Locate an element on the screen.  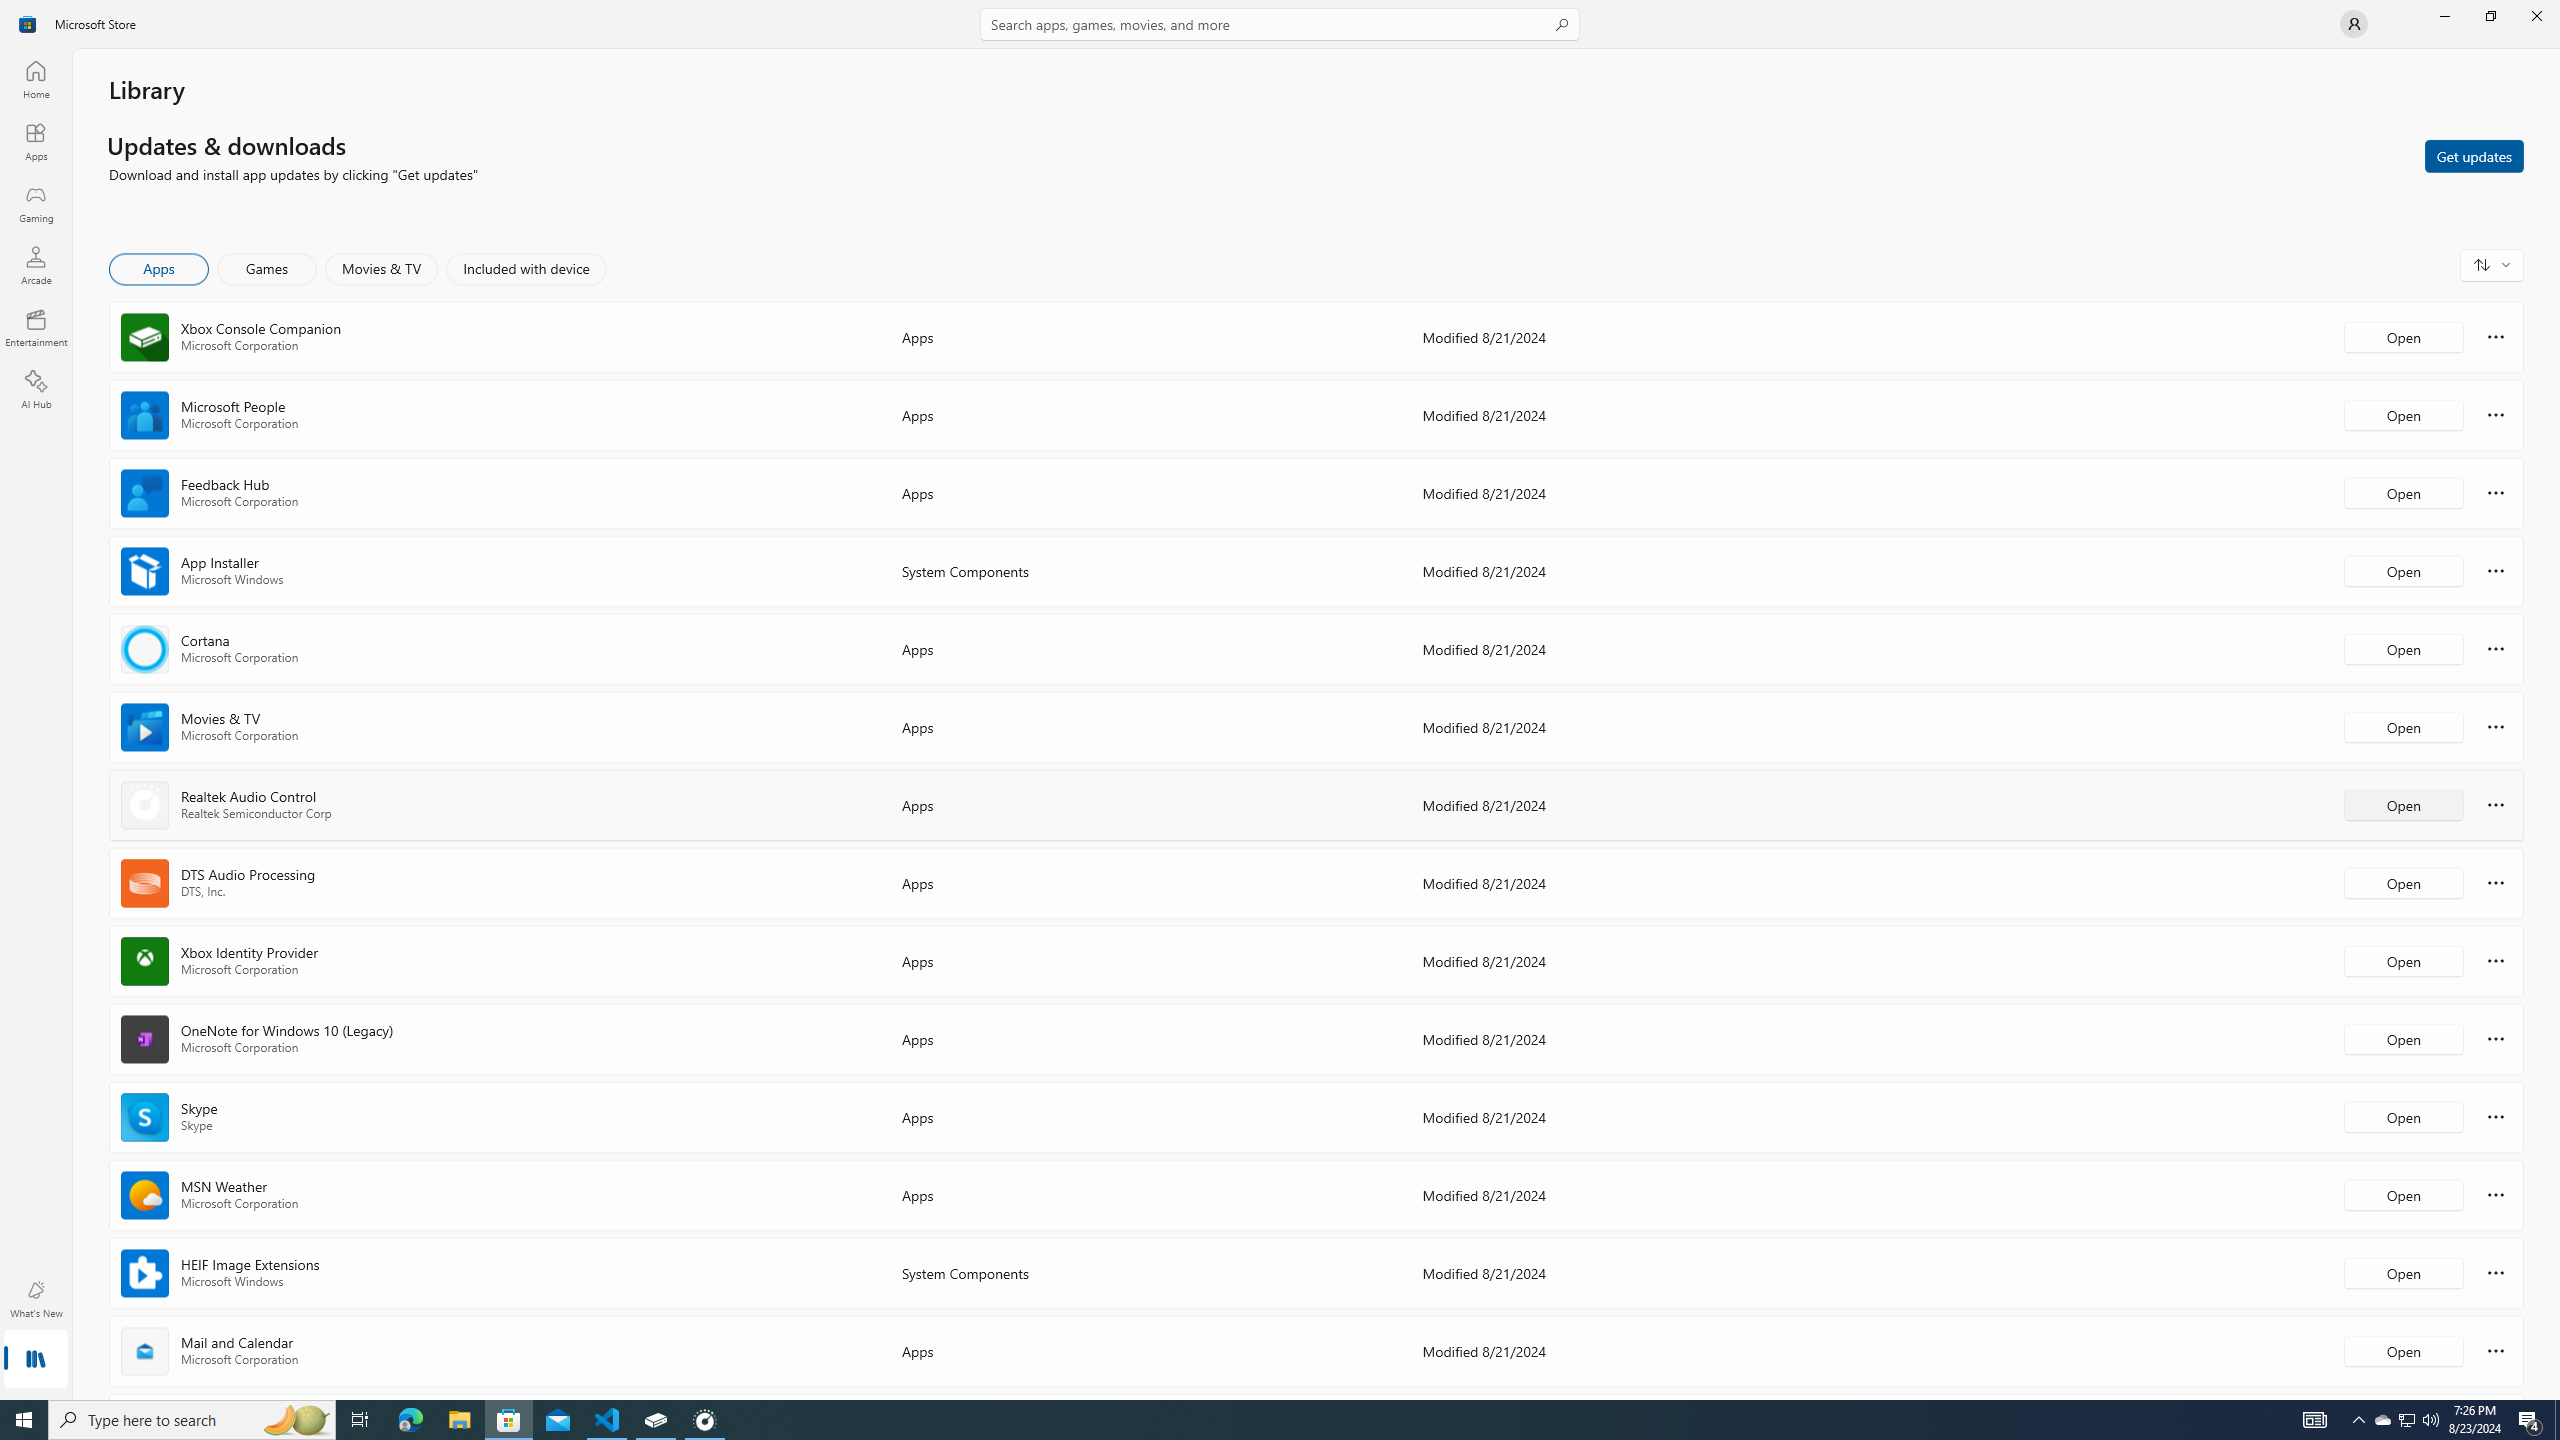
'Included with device' is located at coordinates (525, 268).